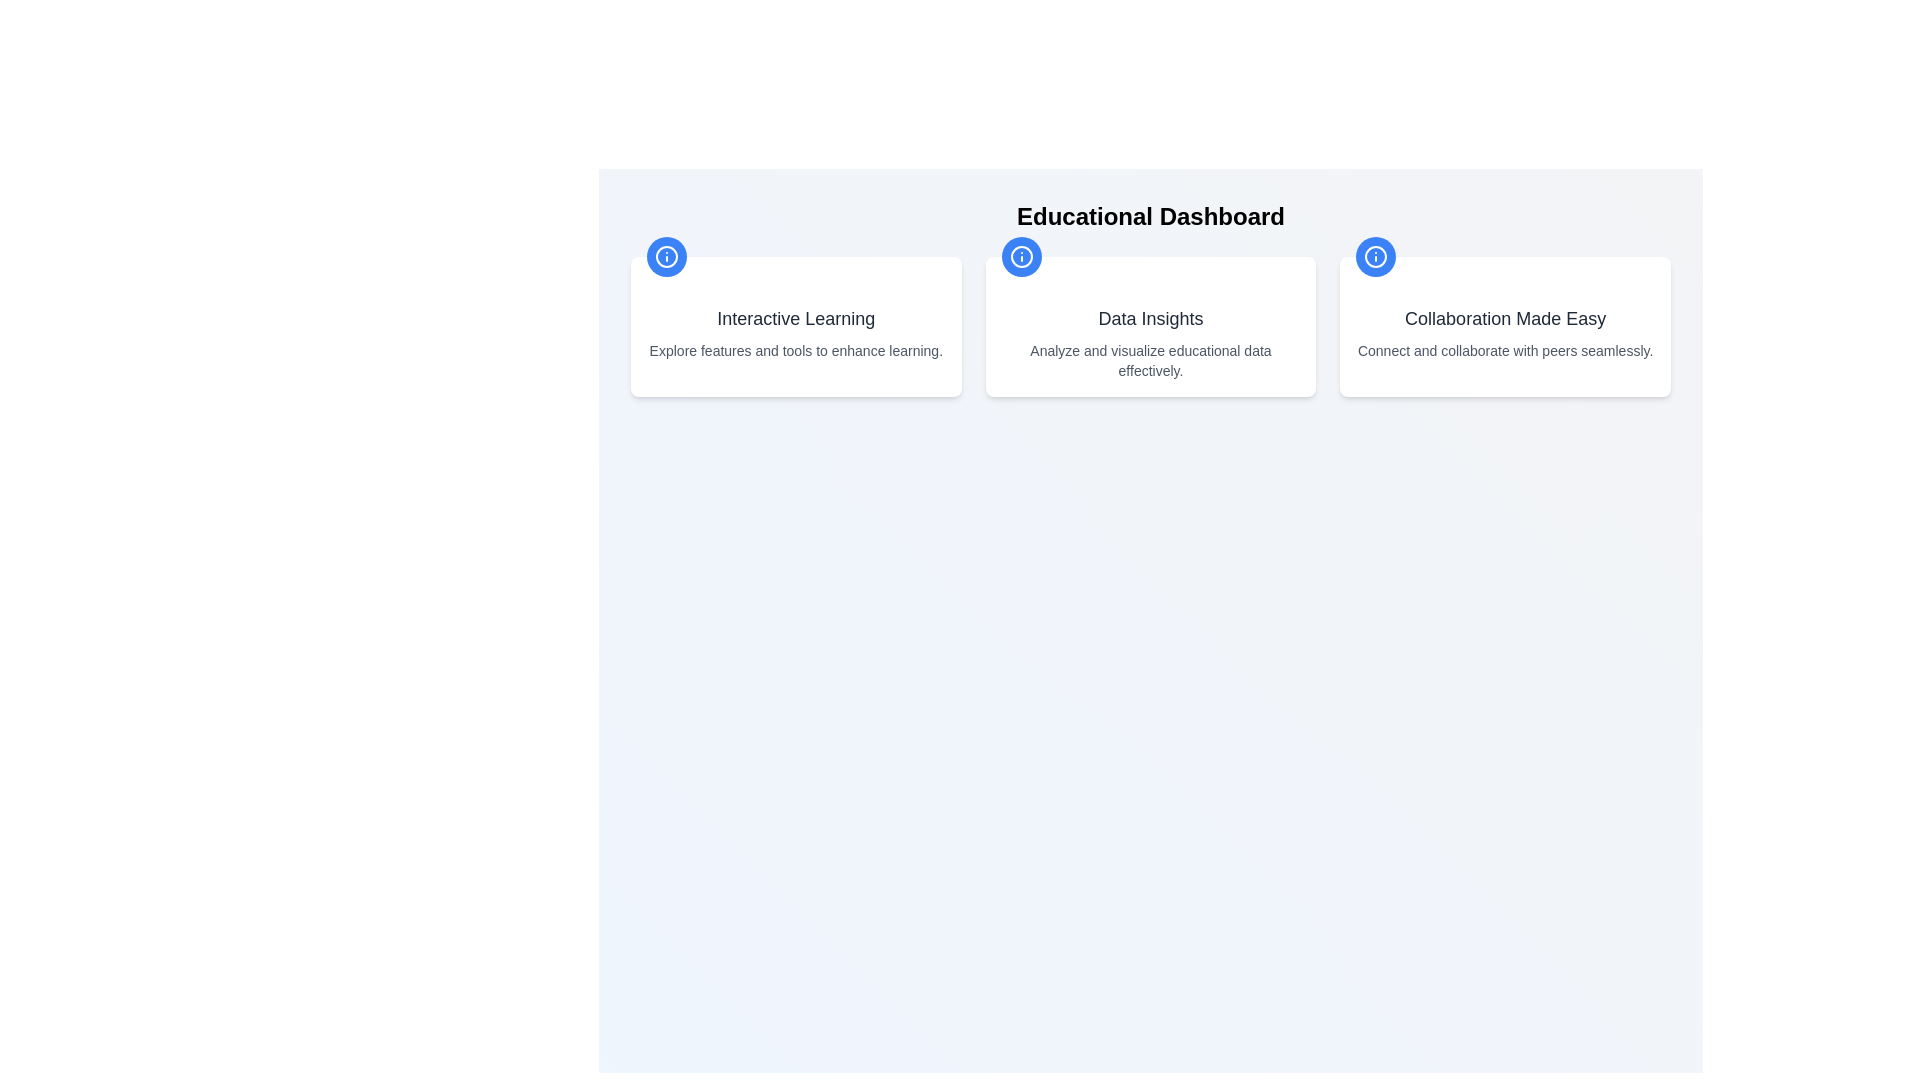  What do you see at coordinates (1151, 216) in the screenshot?
I see `bold title 'Educational Dashboard' located at the top of the central content area, which is styled prominently against a gradient background` at bounding box center [1151, 216].